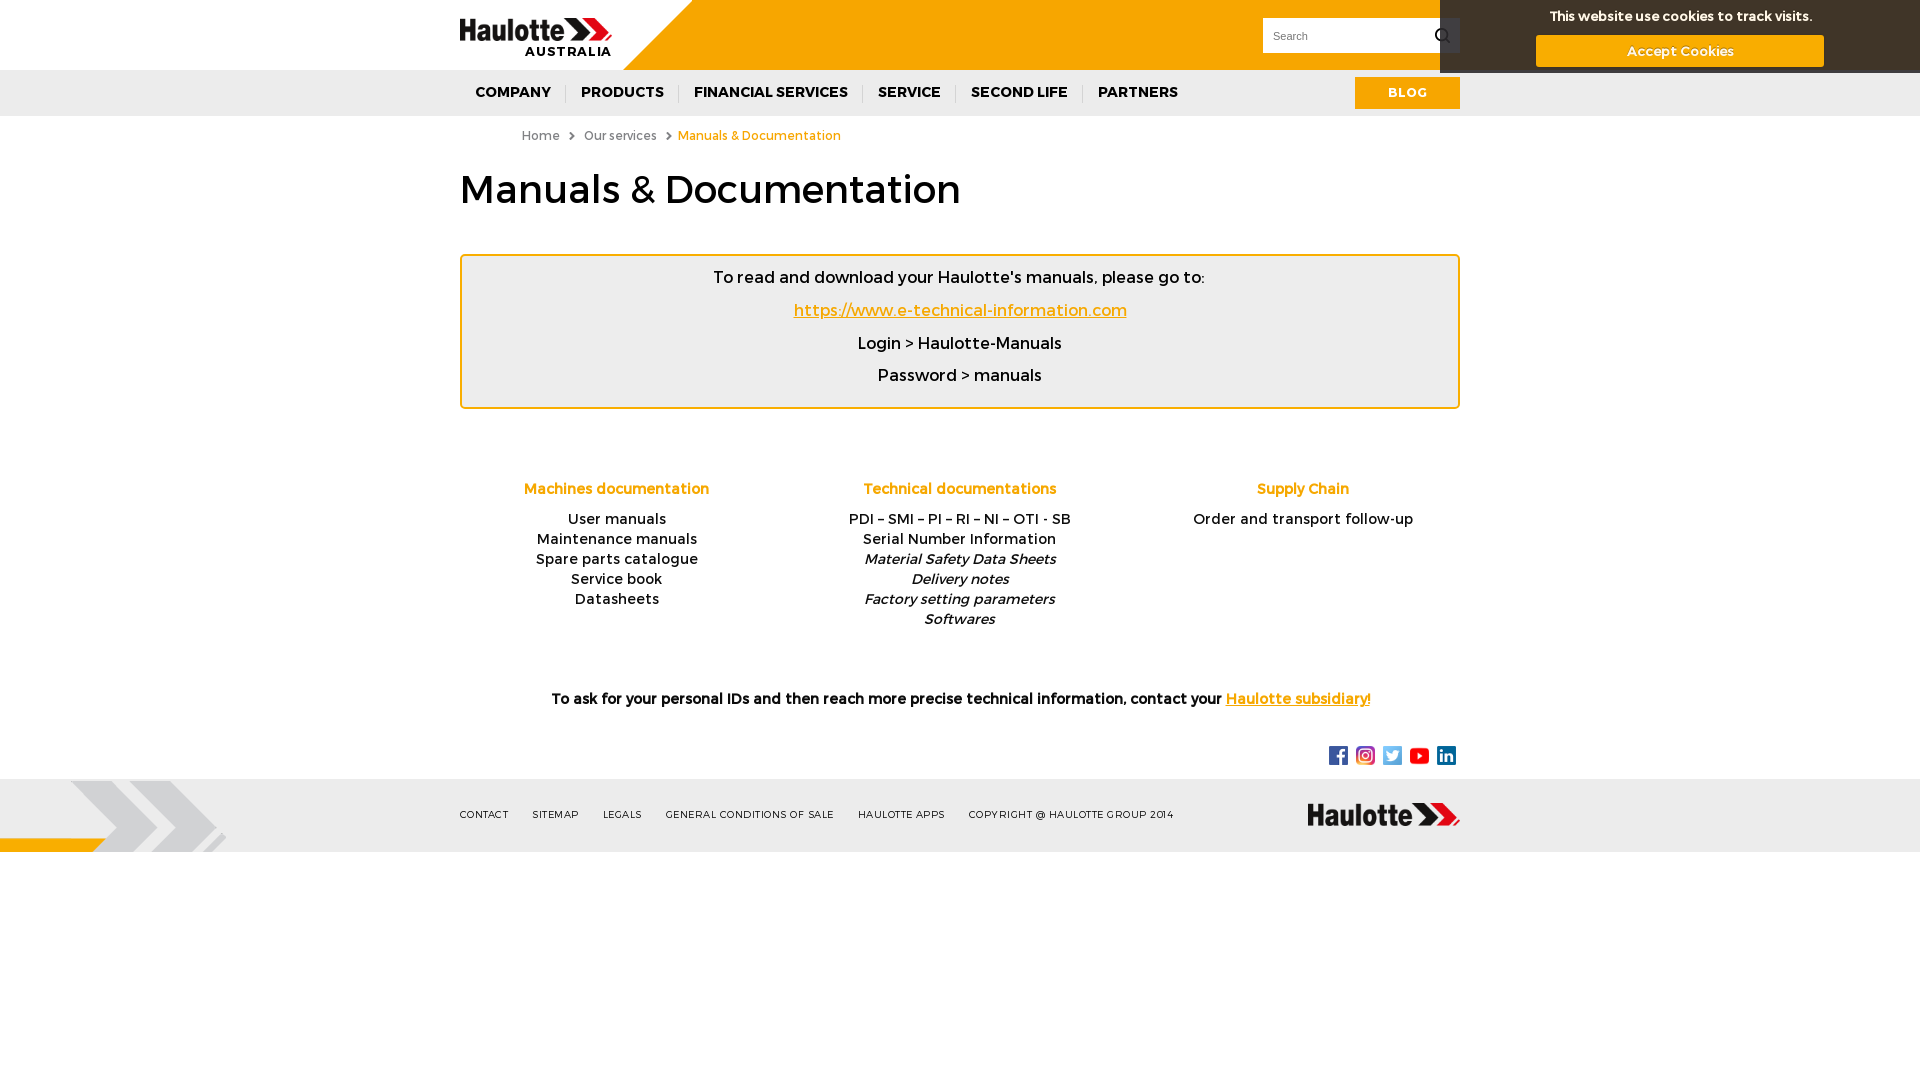 The image size is (1920, 1080). What do you see at coordinates (1338, 753) in the screenshot?
I see `'Facebook'` at bounding box center [1338, 753].